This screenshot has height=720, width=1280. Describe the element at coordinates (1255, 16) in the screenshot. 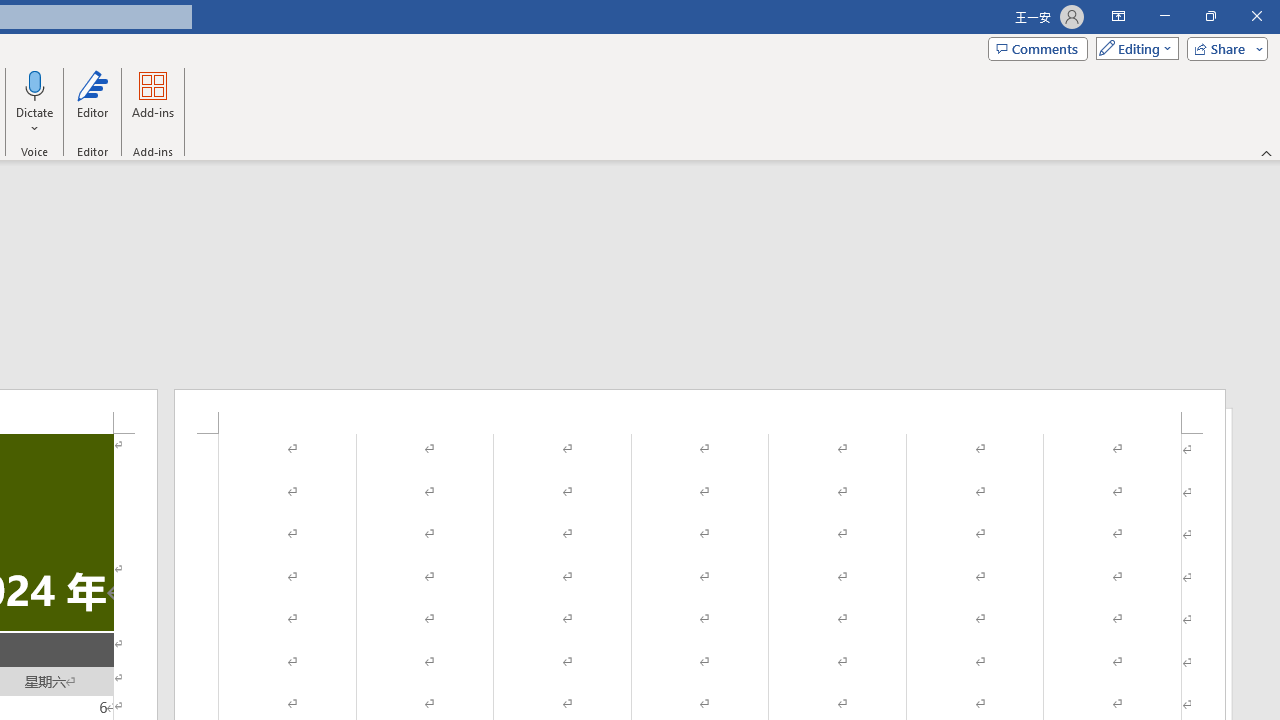

I see `'Close'` at that location.